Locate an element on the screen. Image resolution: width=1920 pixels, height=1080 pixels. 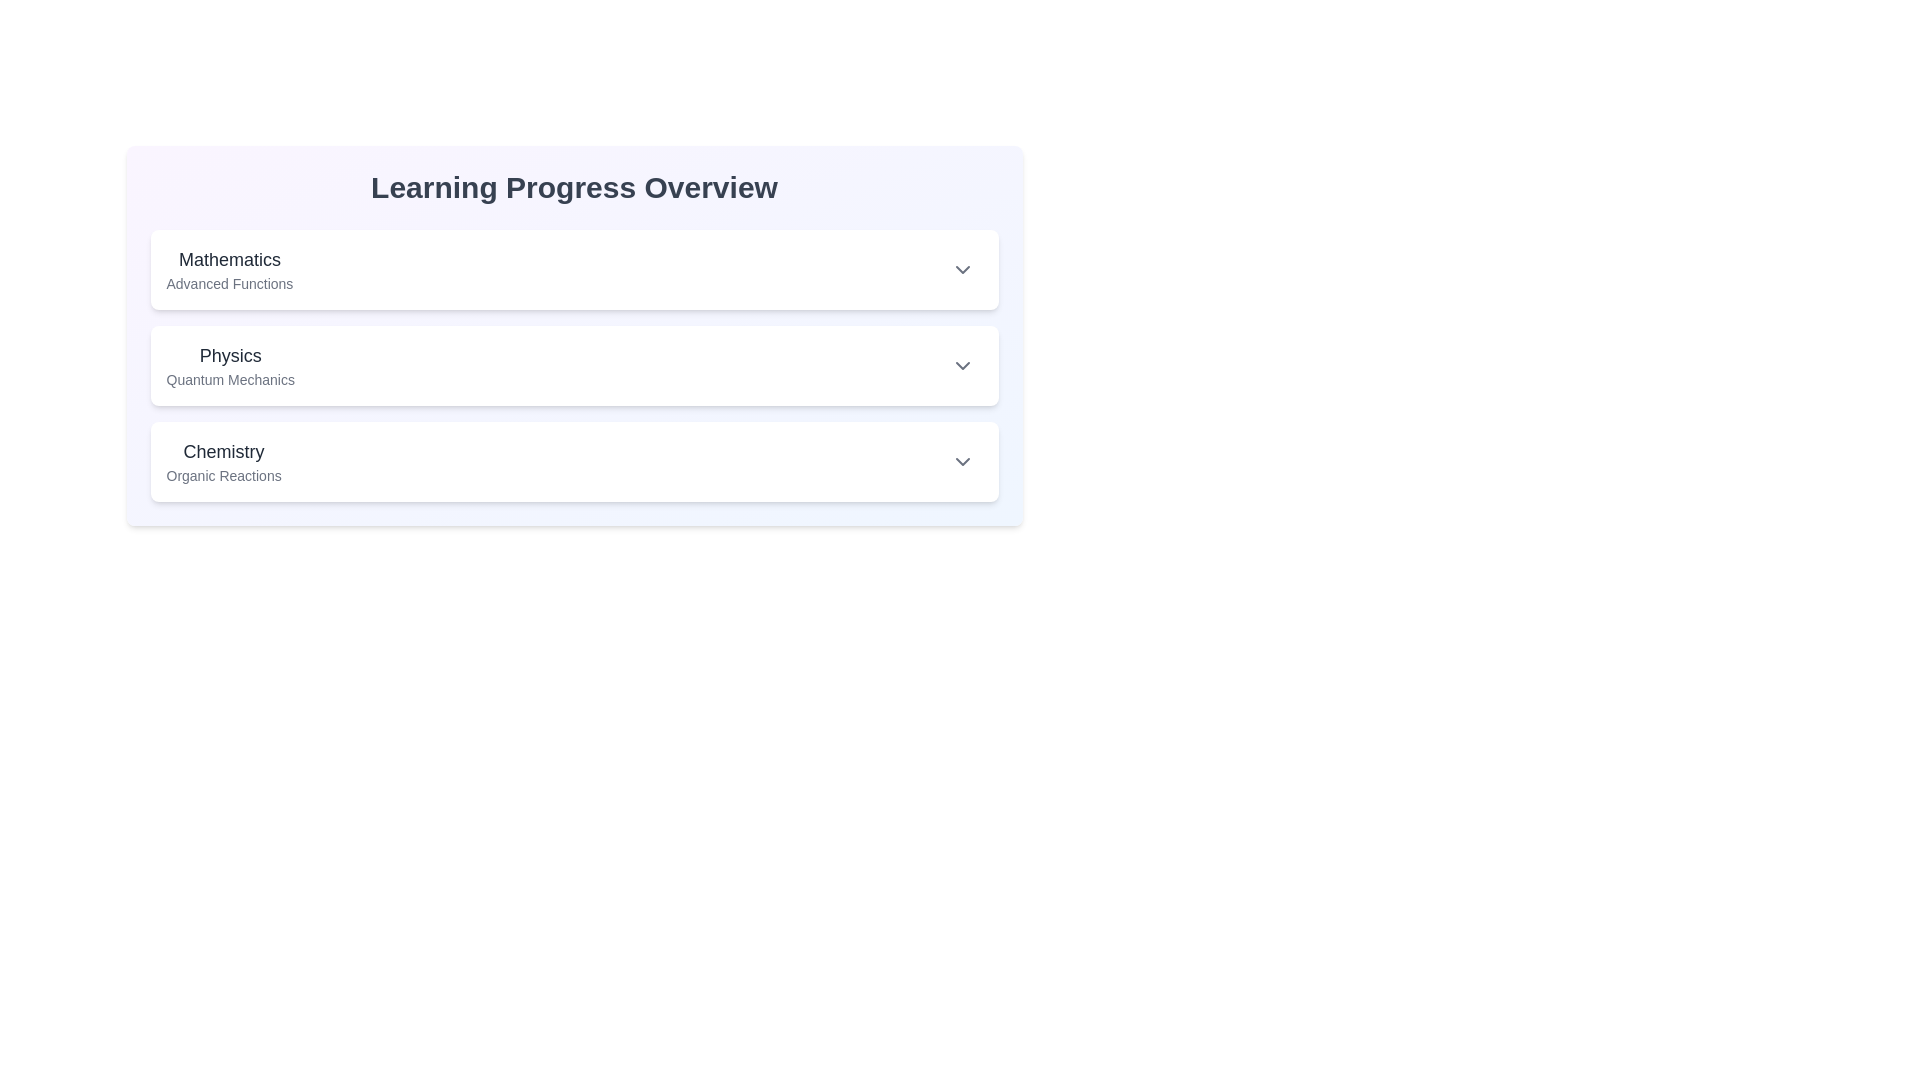
the Chevron Down icon is located at coordinates (962, 462).